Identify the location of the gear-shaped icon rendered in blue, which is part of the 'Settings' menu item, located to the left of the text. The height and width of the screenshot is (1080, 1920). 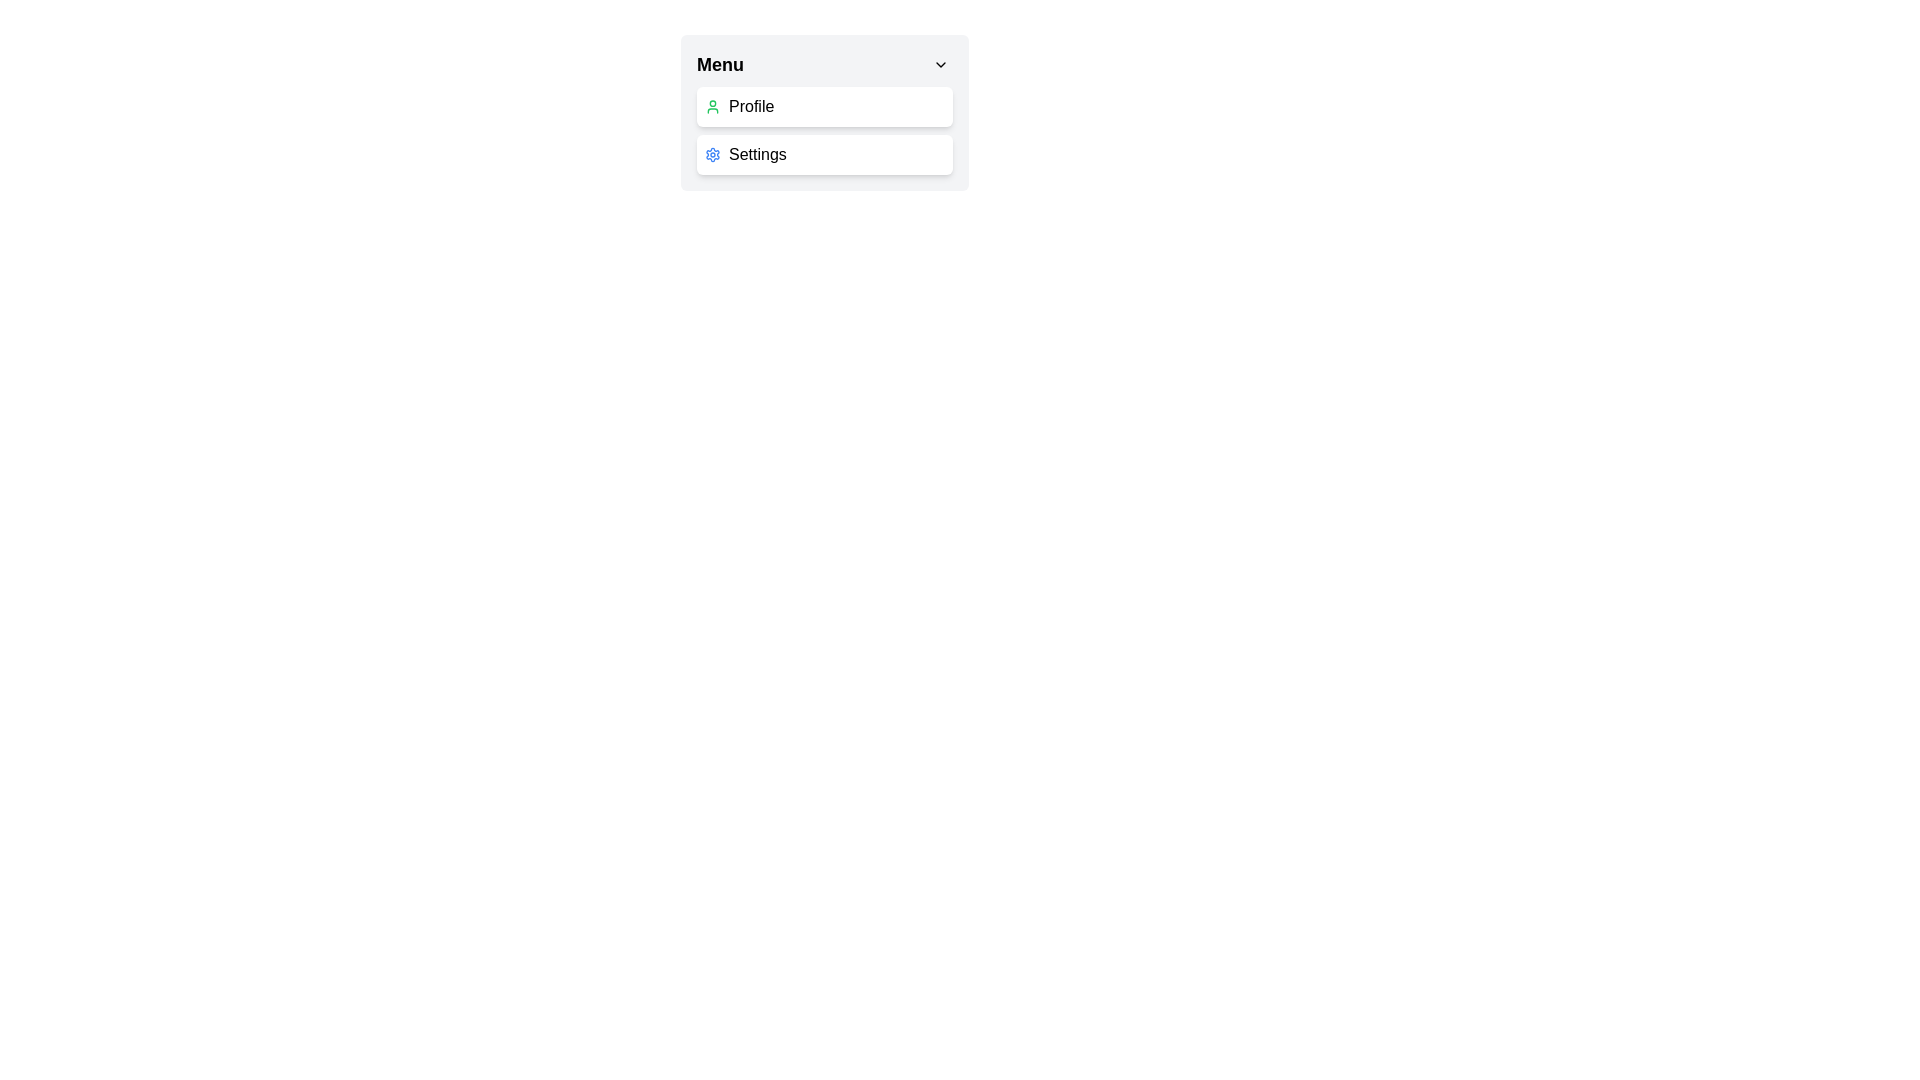
(713, 153).